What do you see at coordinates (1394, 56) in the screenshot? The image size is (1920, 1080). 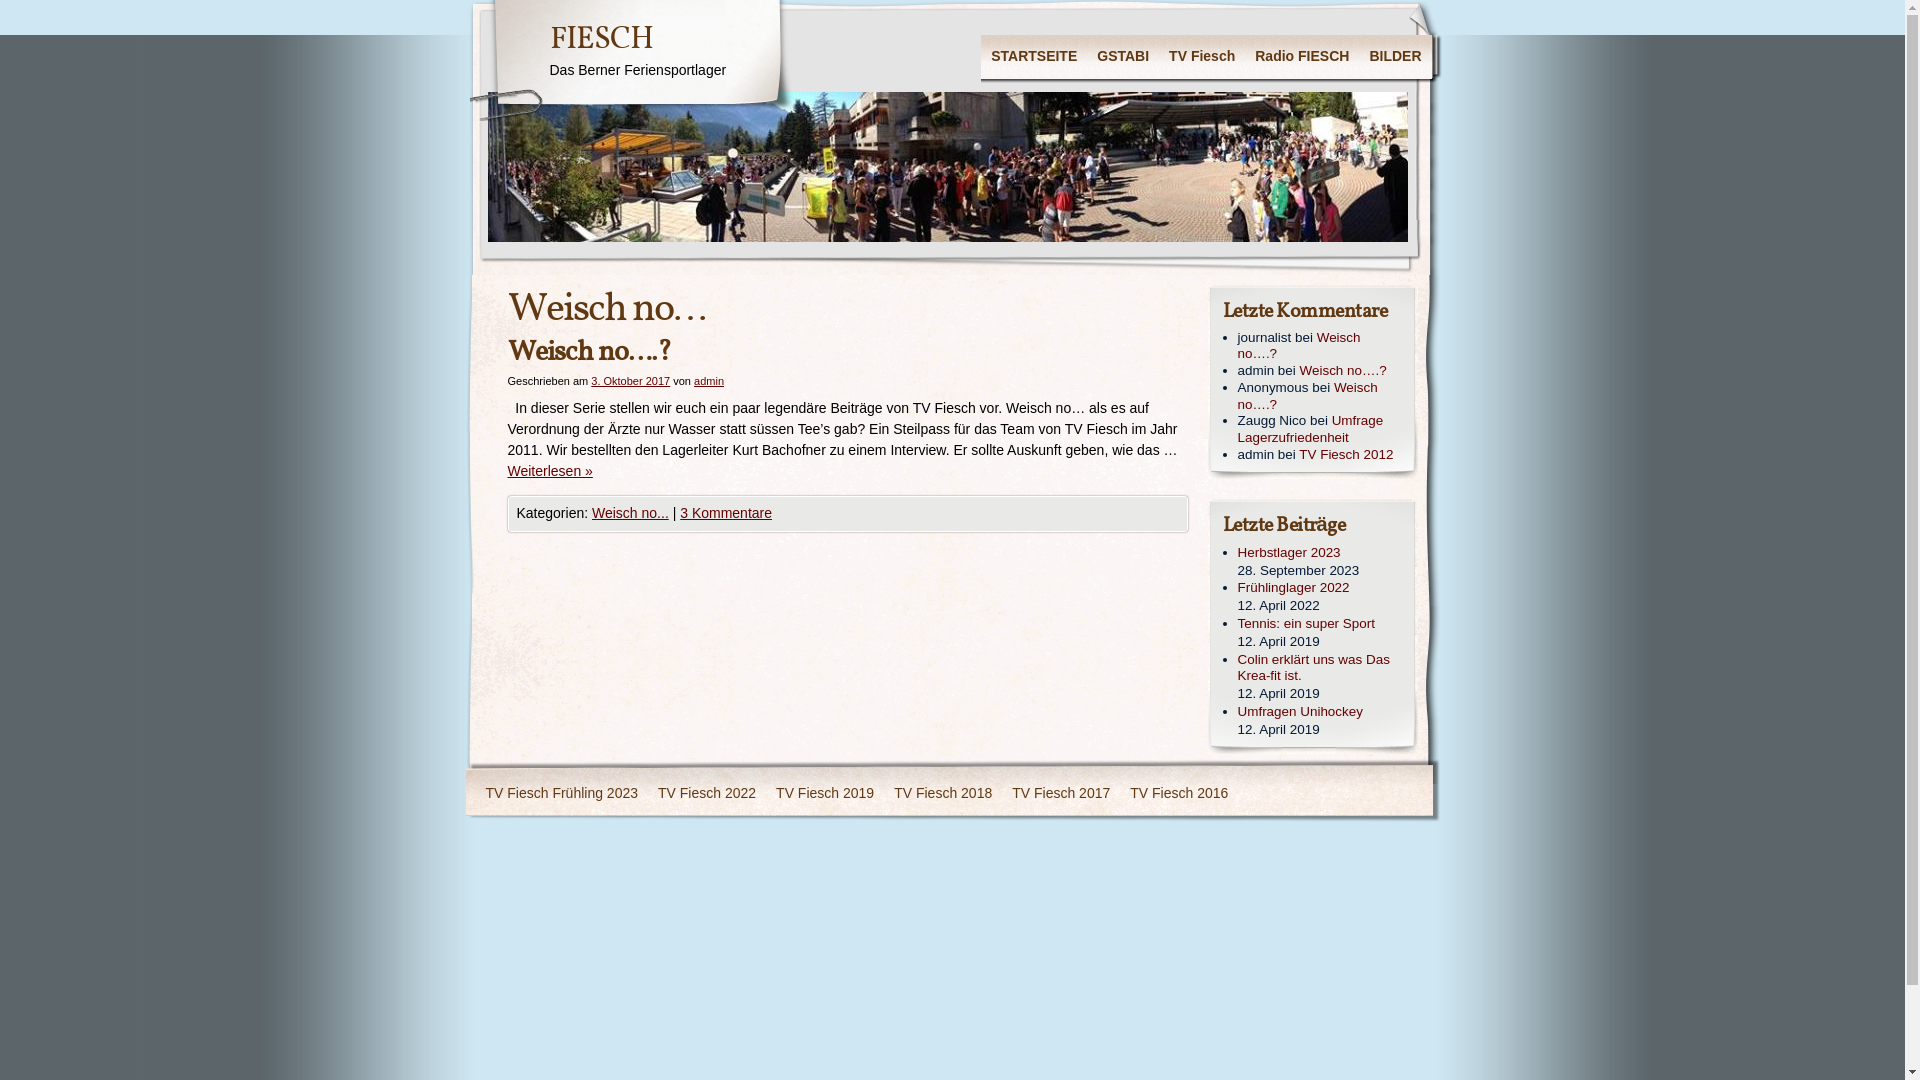 I see `'BILDER'` at bounding box center [1394, 56].